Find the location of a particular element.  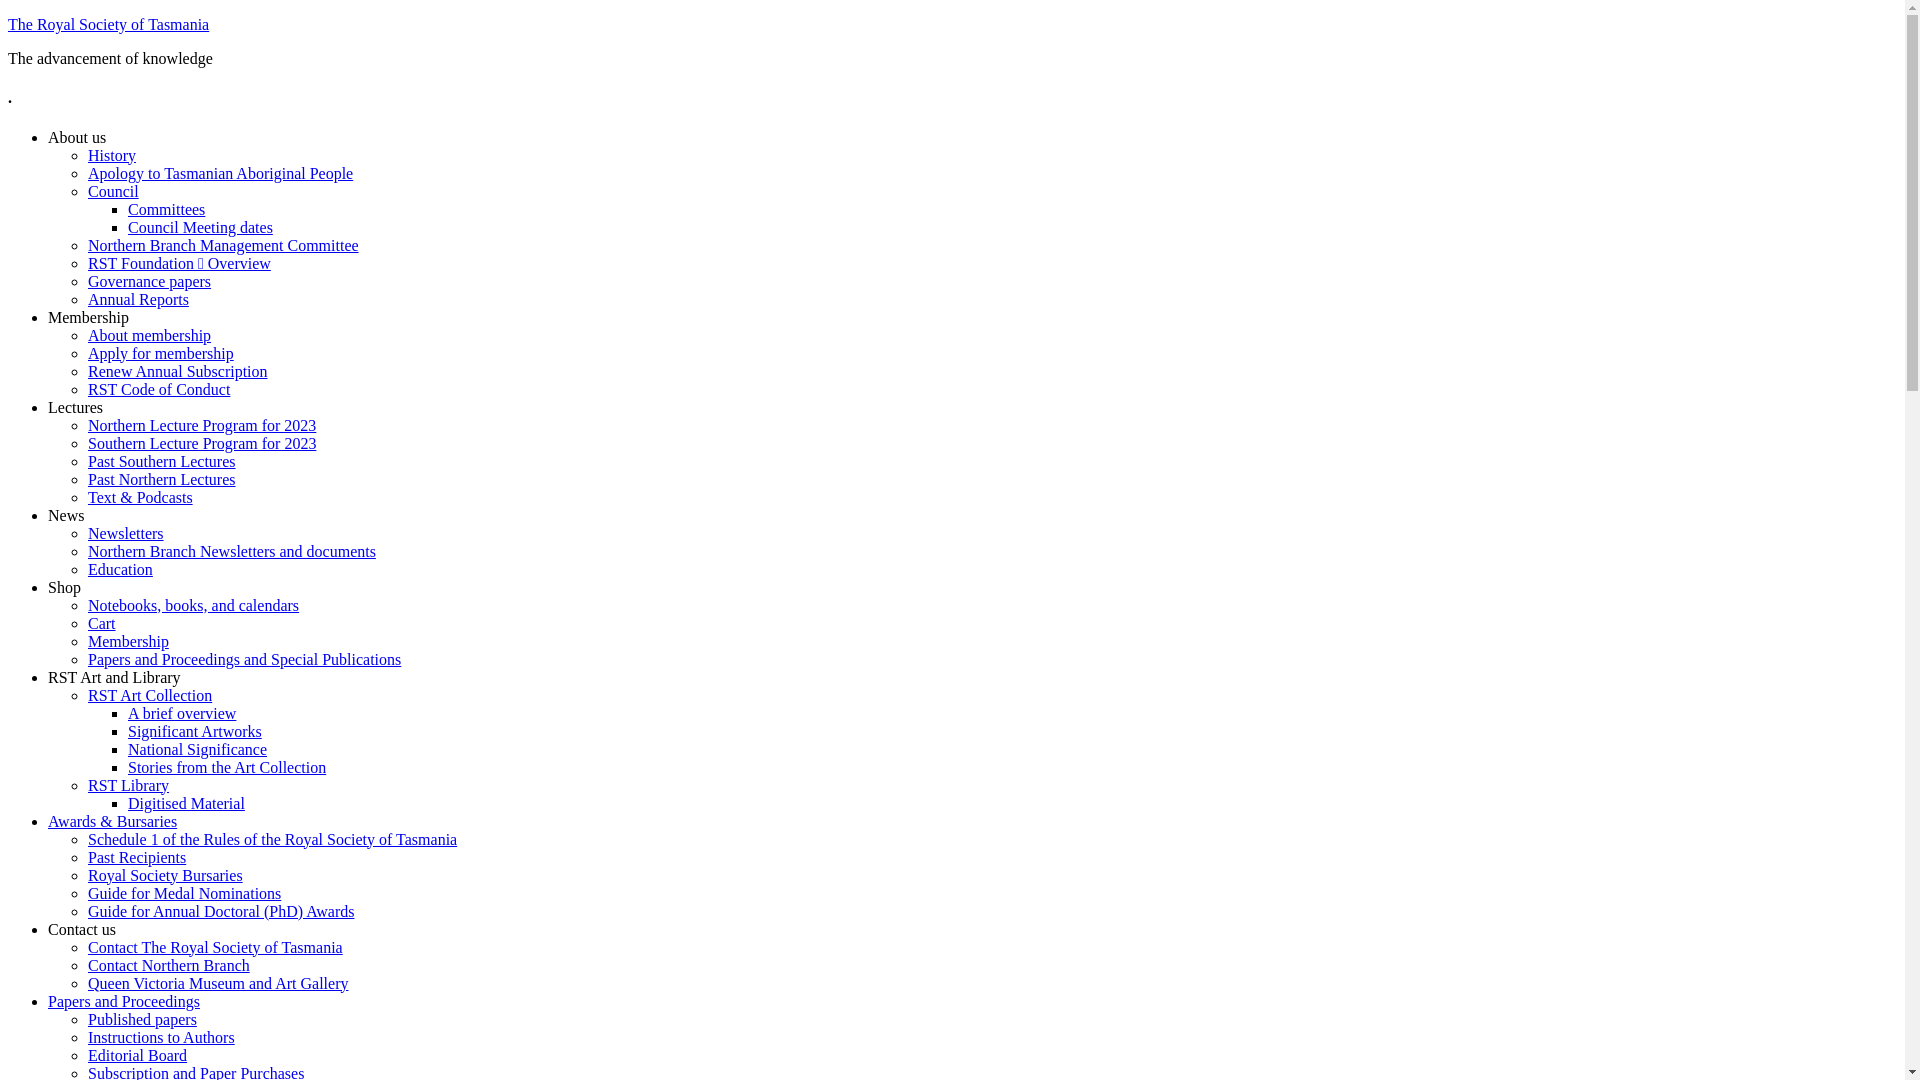

'Notebooks, books, and calendars' is located at coordinates (193, 604).